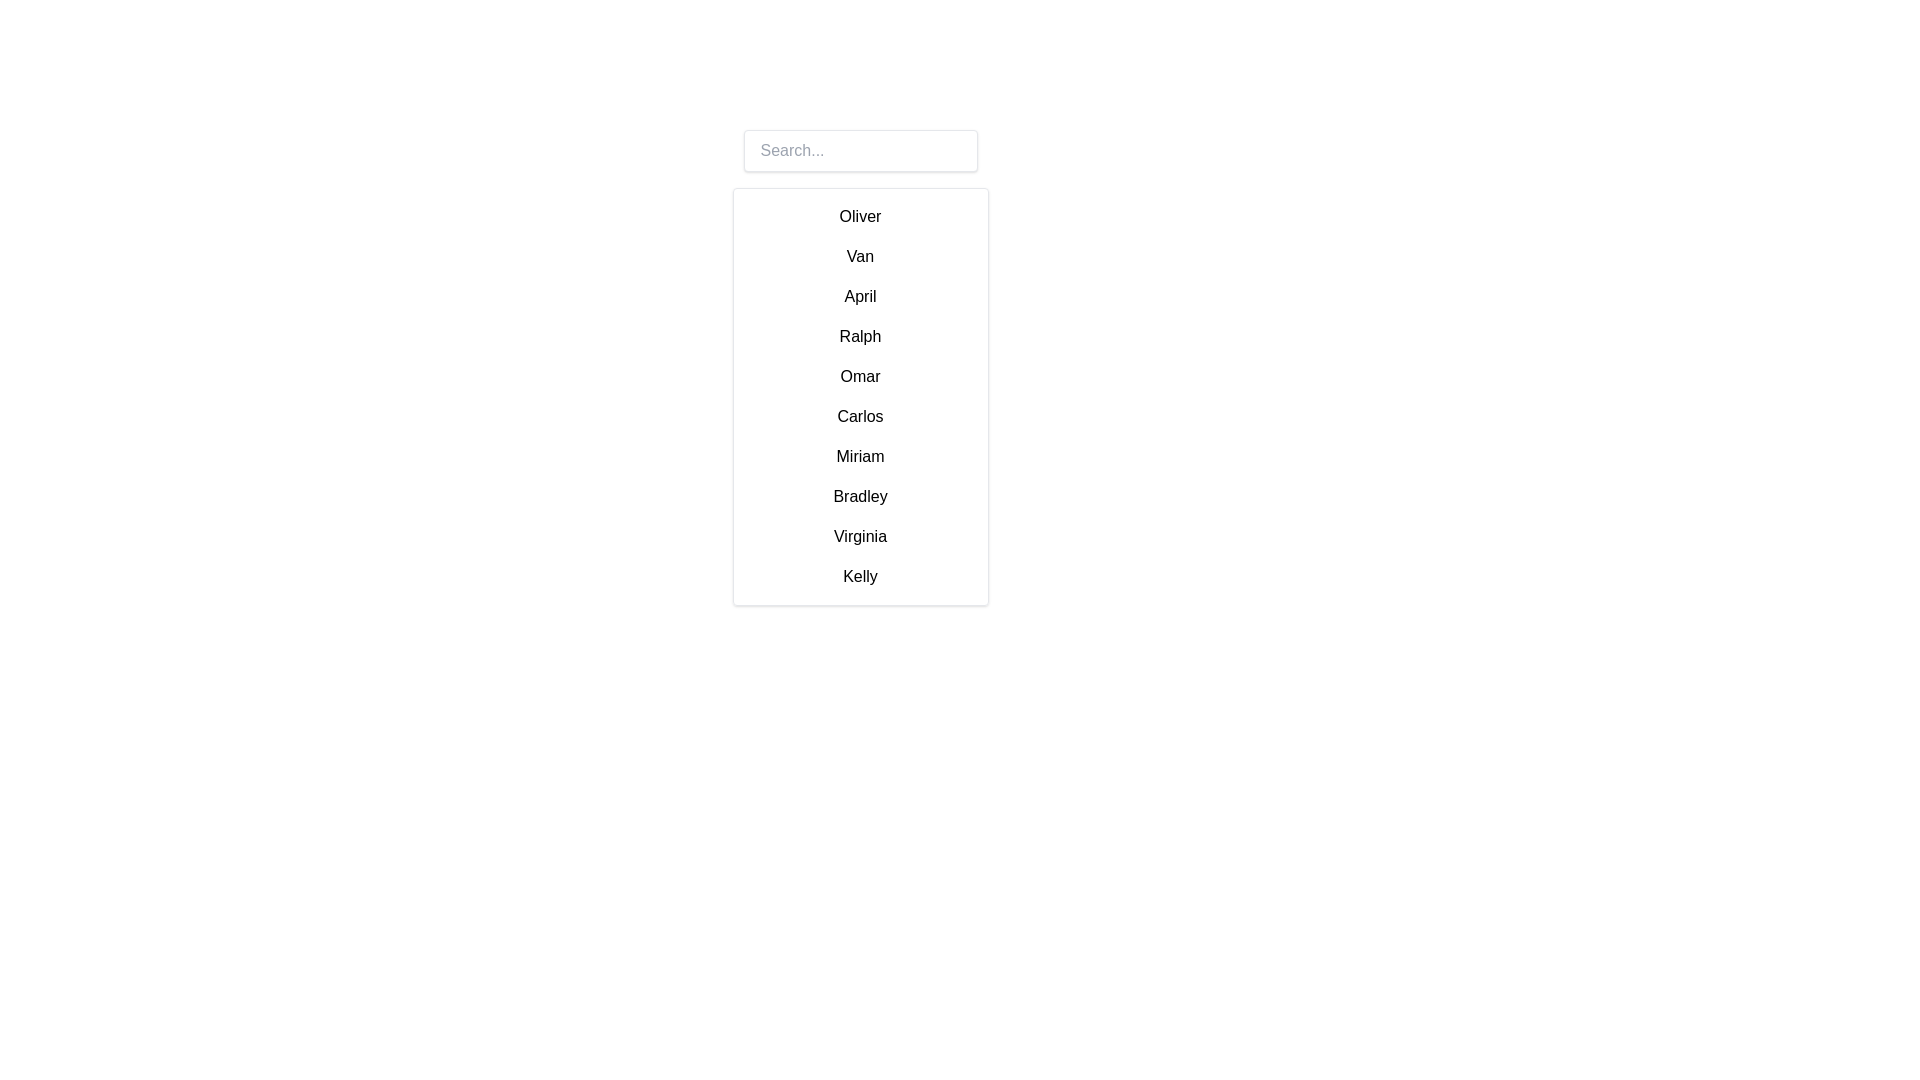  Describe the element at coordinates (860, 535) in the screenshot. I see `the list item labeled 'Virginia', which is the ninth item in a vertical list of names` at that location.